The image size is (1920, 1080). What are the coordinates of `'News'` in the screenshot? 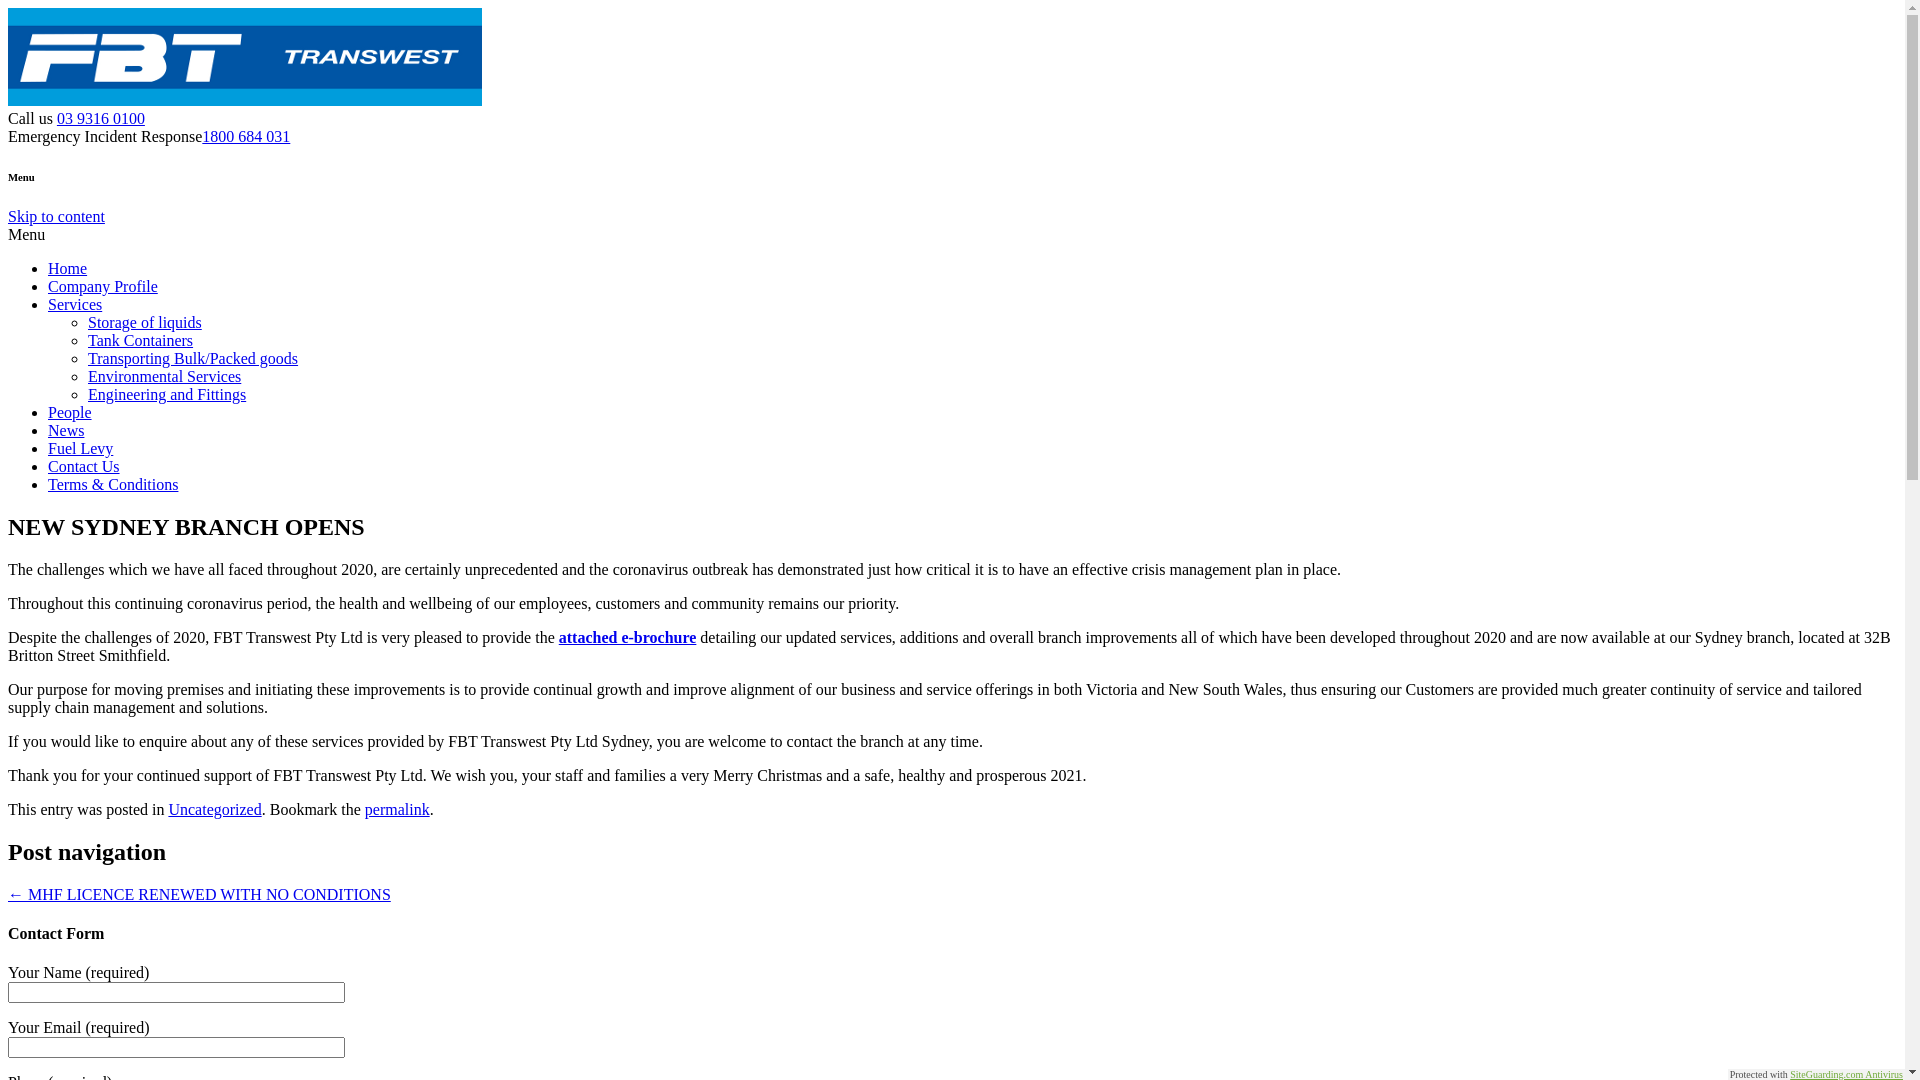 It's located at (66, 429).